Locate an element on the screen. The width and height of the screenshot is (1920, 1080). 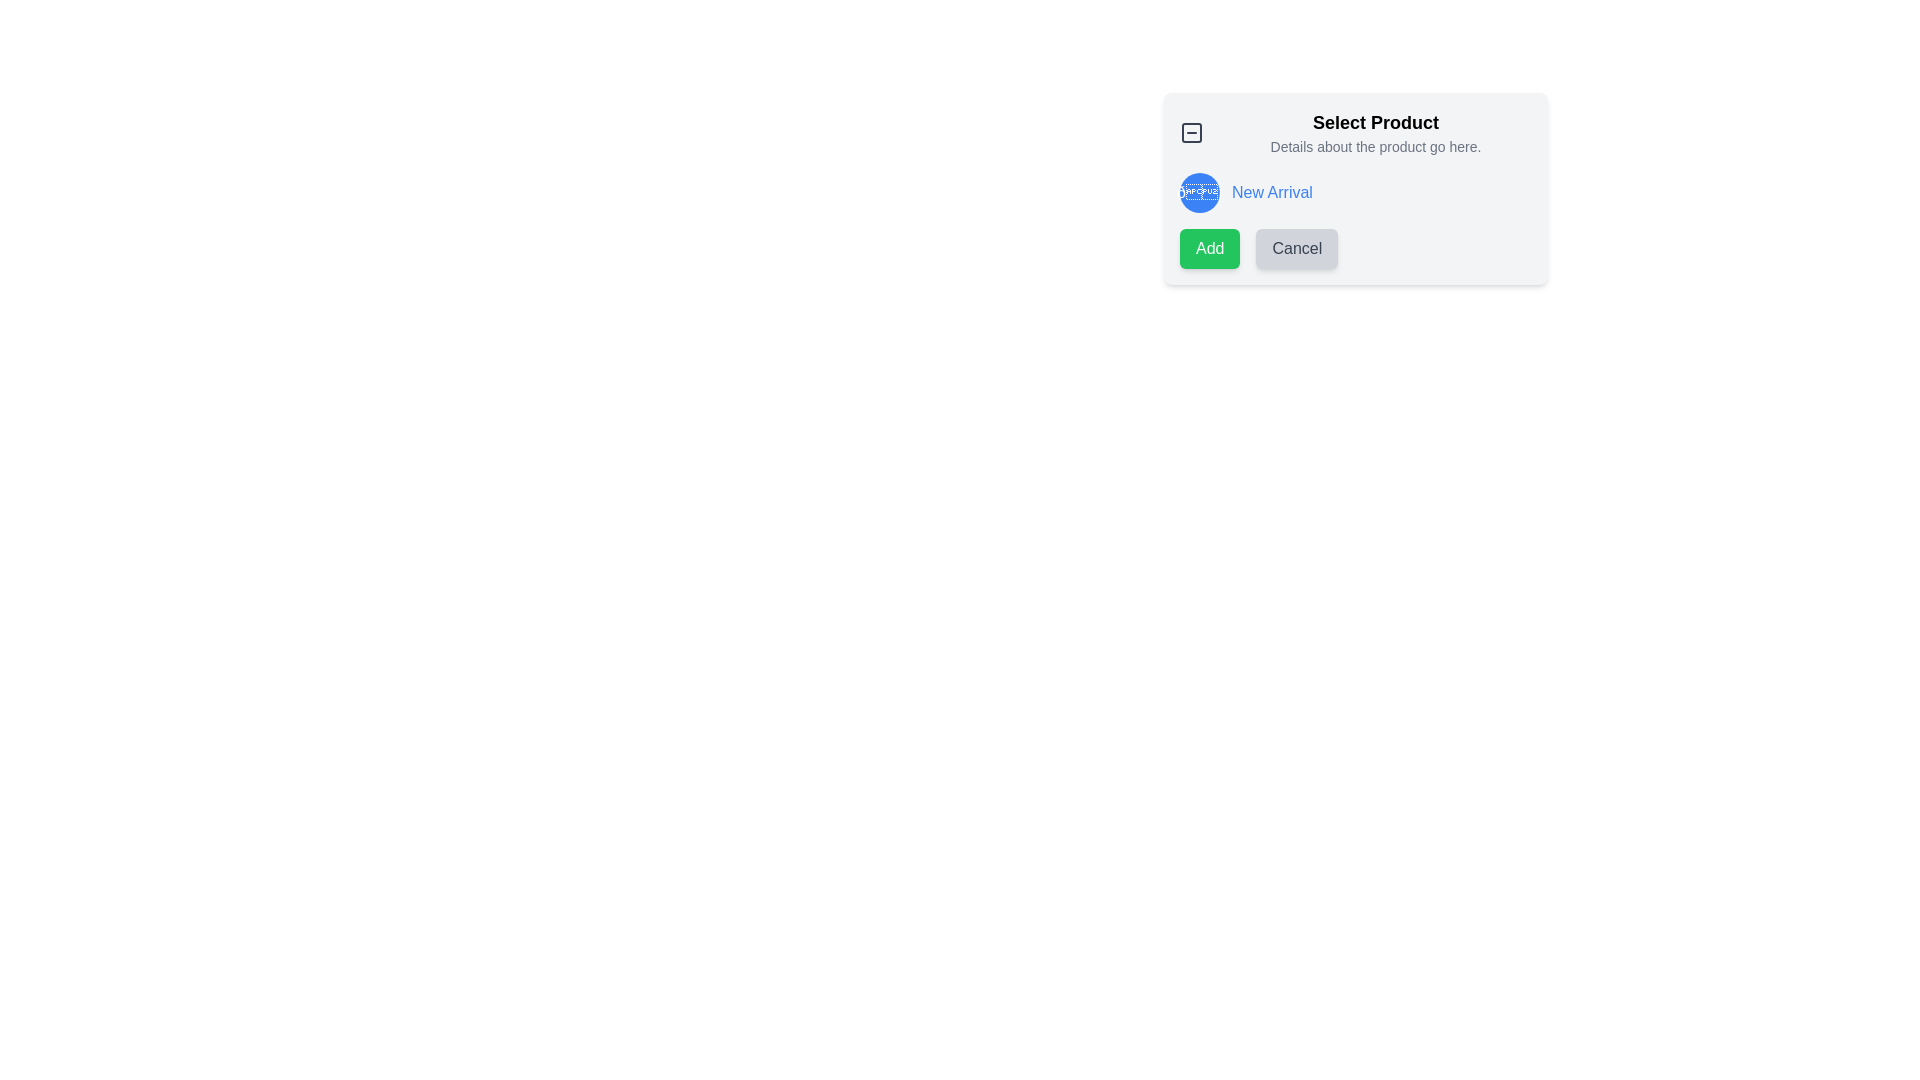
the 'Add' button, which is a green rectangular button with white text, located below the 'New Arrival' link and to the left of the 'Cancel' button in the 'Select Product' section is located at coordinates (1209, 248).